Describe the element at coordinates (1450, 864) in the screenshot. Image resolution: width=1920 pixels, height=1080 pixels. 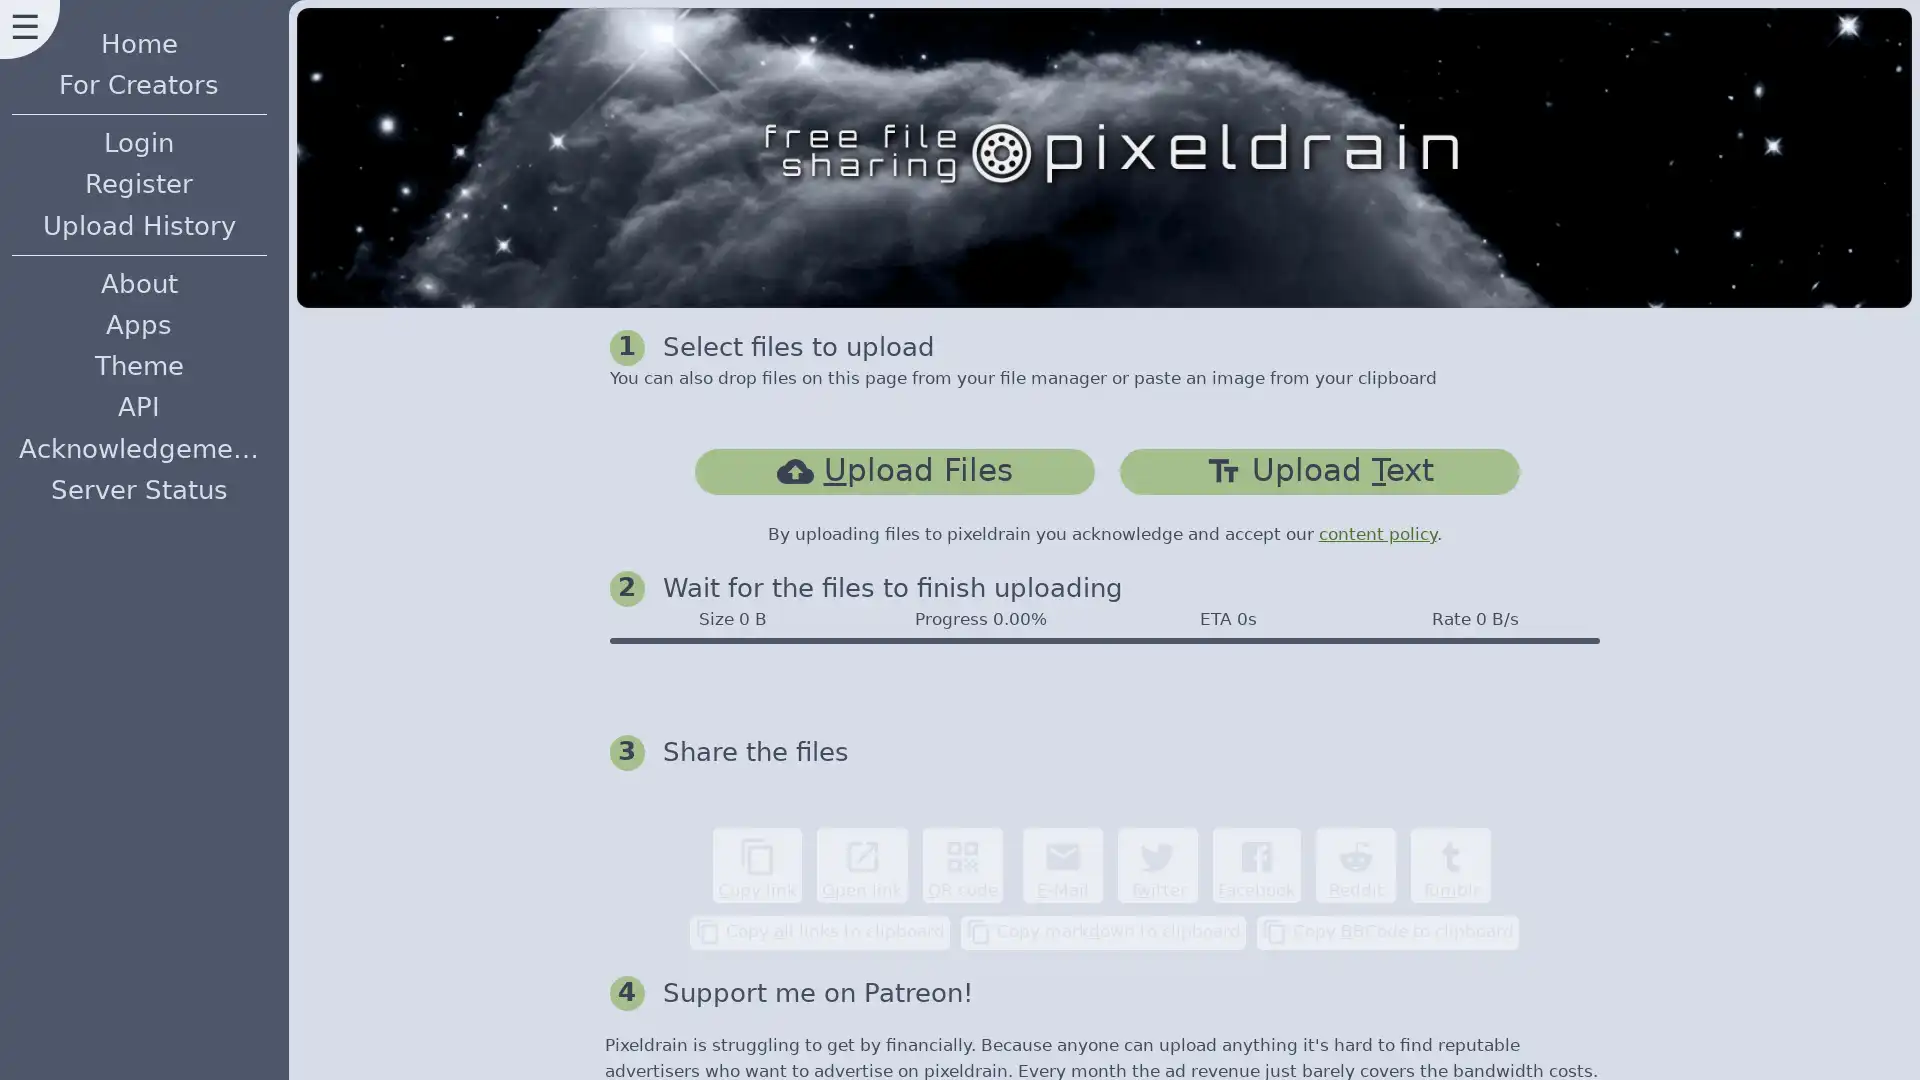
I see `Tumblr` at that location.